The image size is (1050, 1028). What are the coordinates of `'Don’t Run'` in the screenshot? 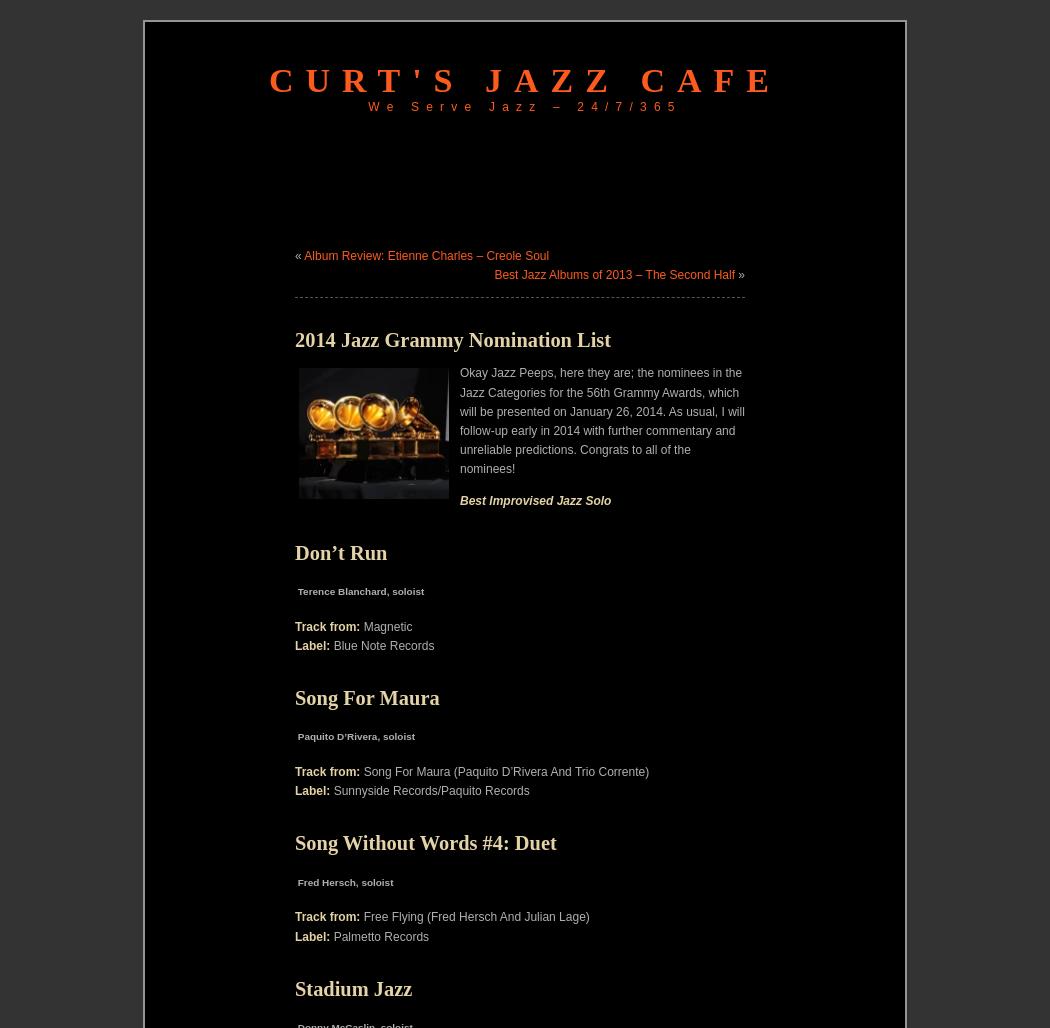 It's located at (340, 552).